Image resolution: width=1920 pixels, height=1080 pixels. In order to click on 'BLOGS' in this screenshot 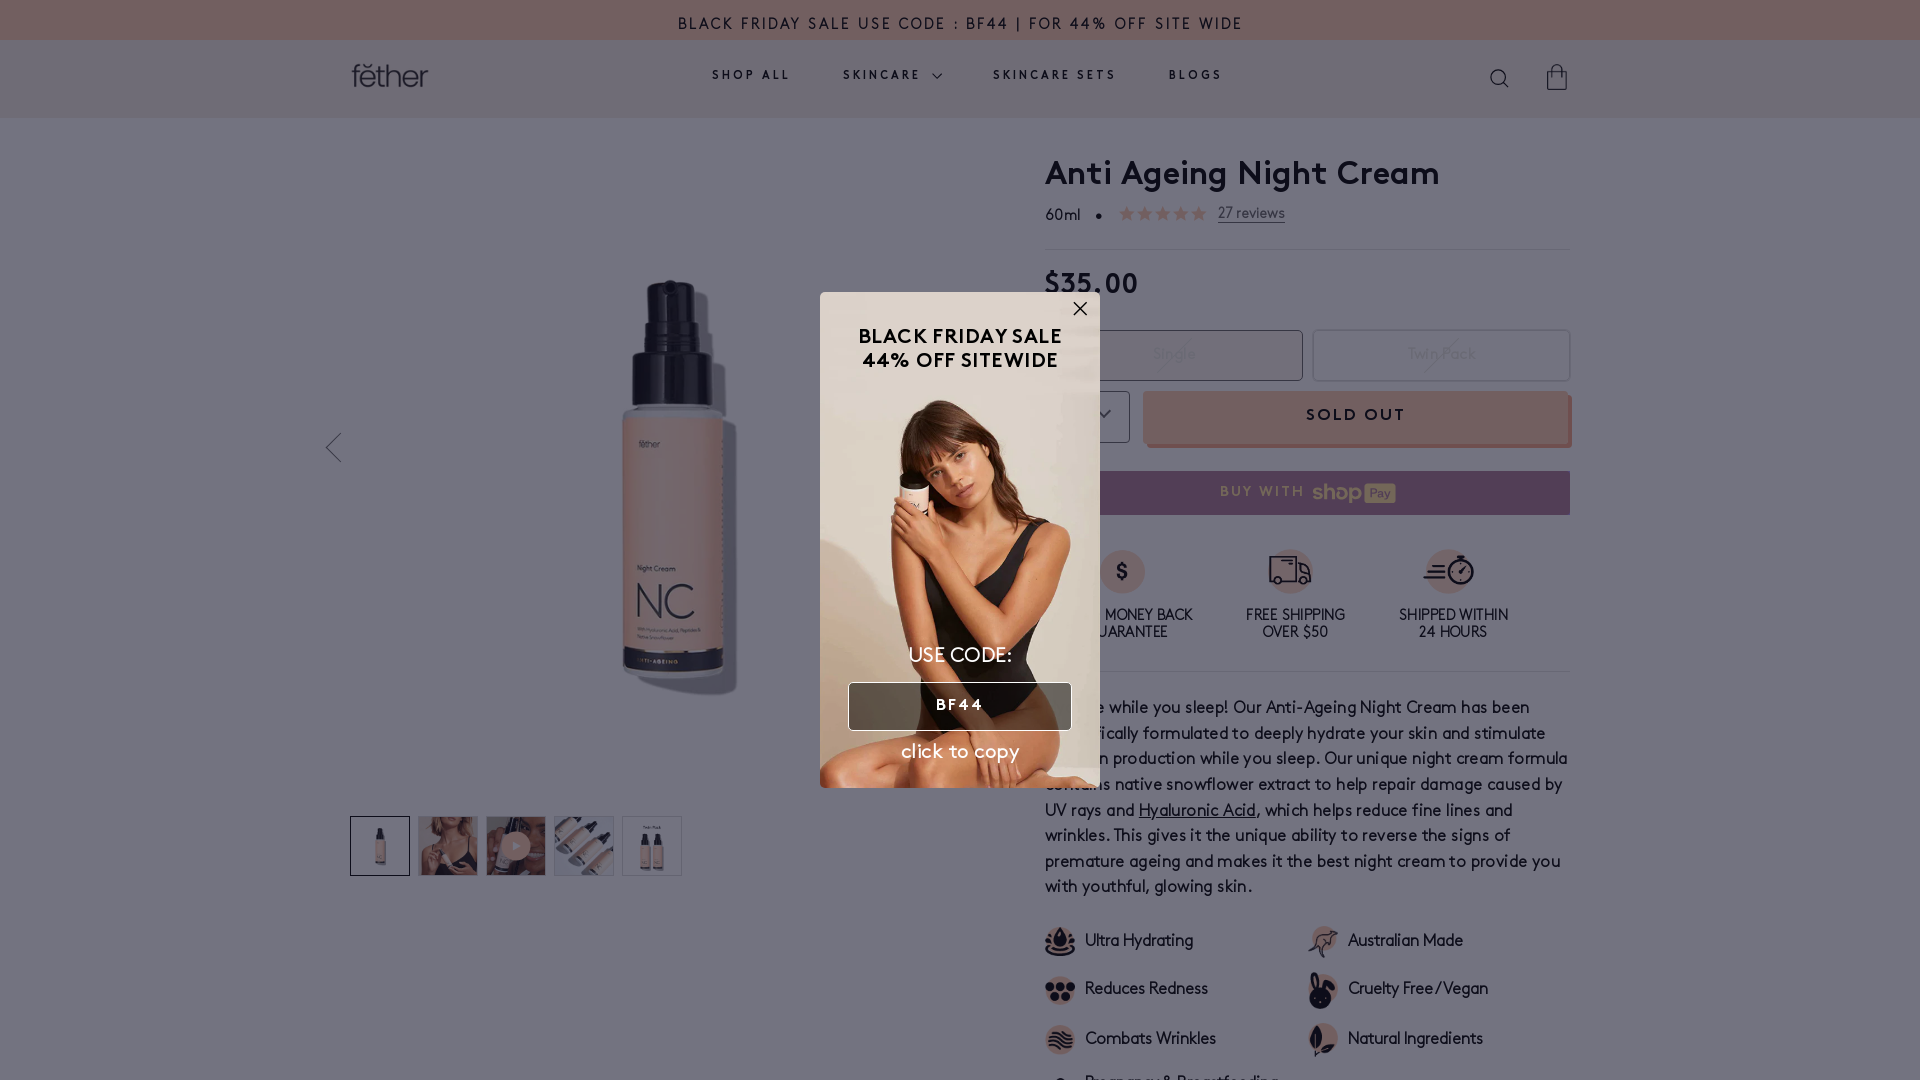, I will do `click(1153, 76)`.